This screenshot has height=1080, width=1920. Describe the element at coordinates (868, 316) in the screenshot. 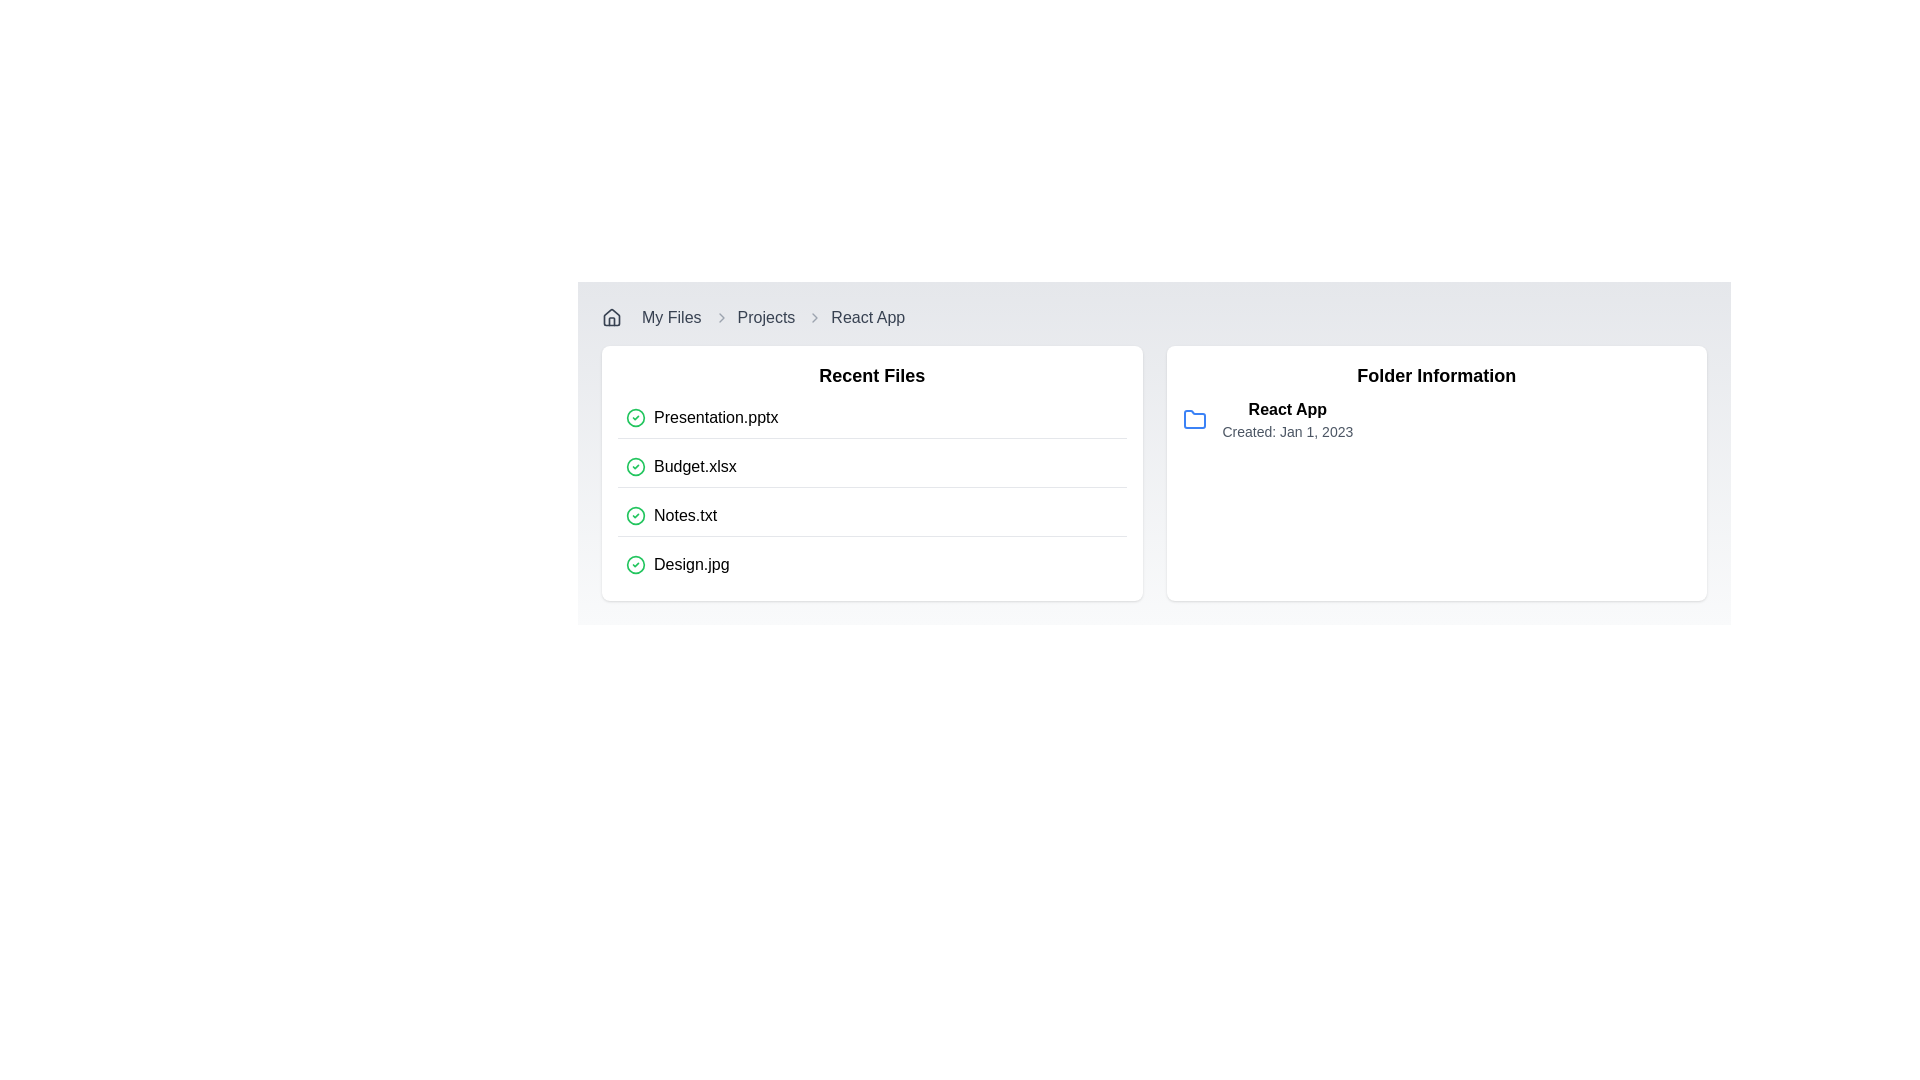

I see `the third breadcrumb hyperlink in the navigation bar` at that location.